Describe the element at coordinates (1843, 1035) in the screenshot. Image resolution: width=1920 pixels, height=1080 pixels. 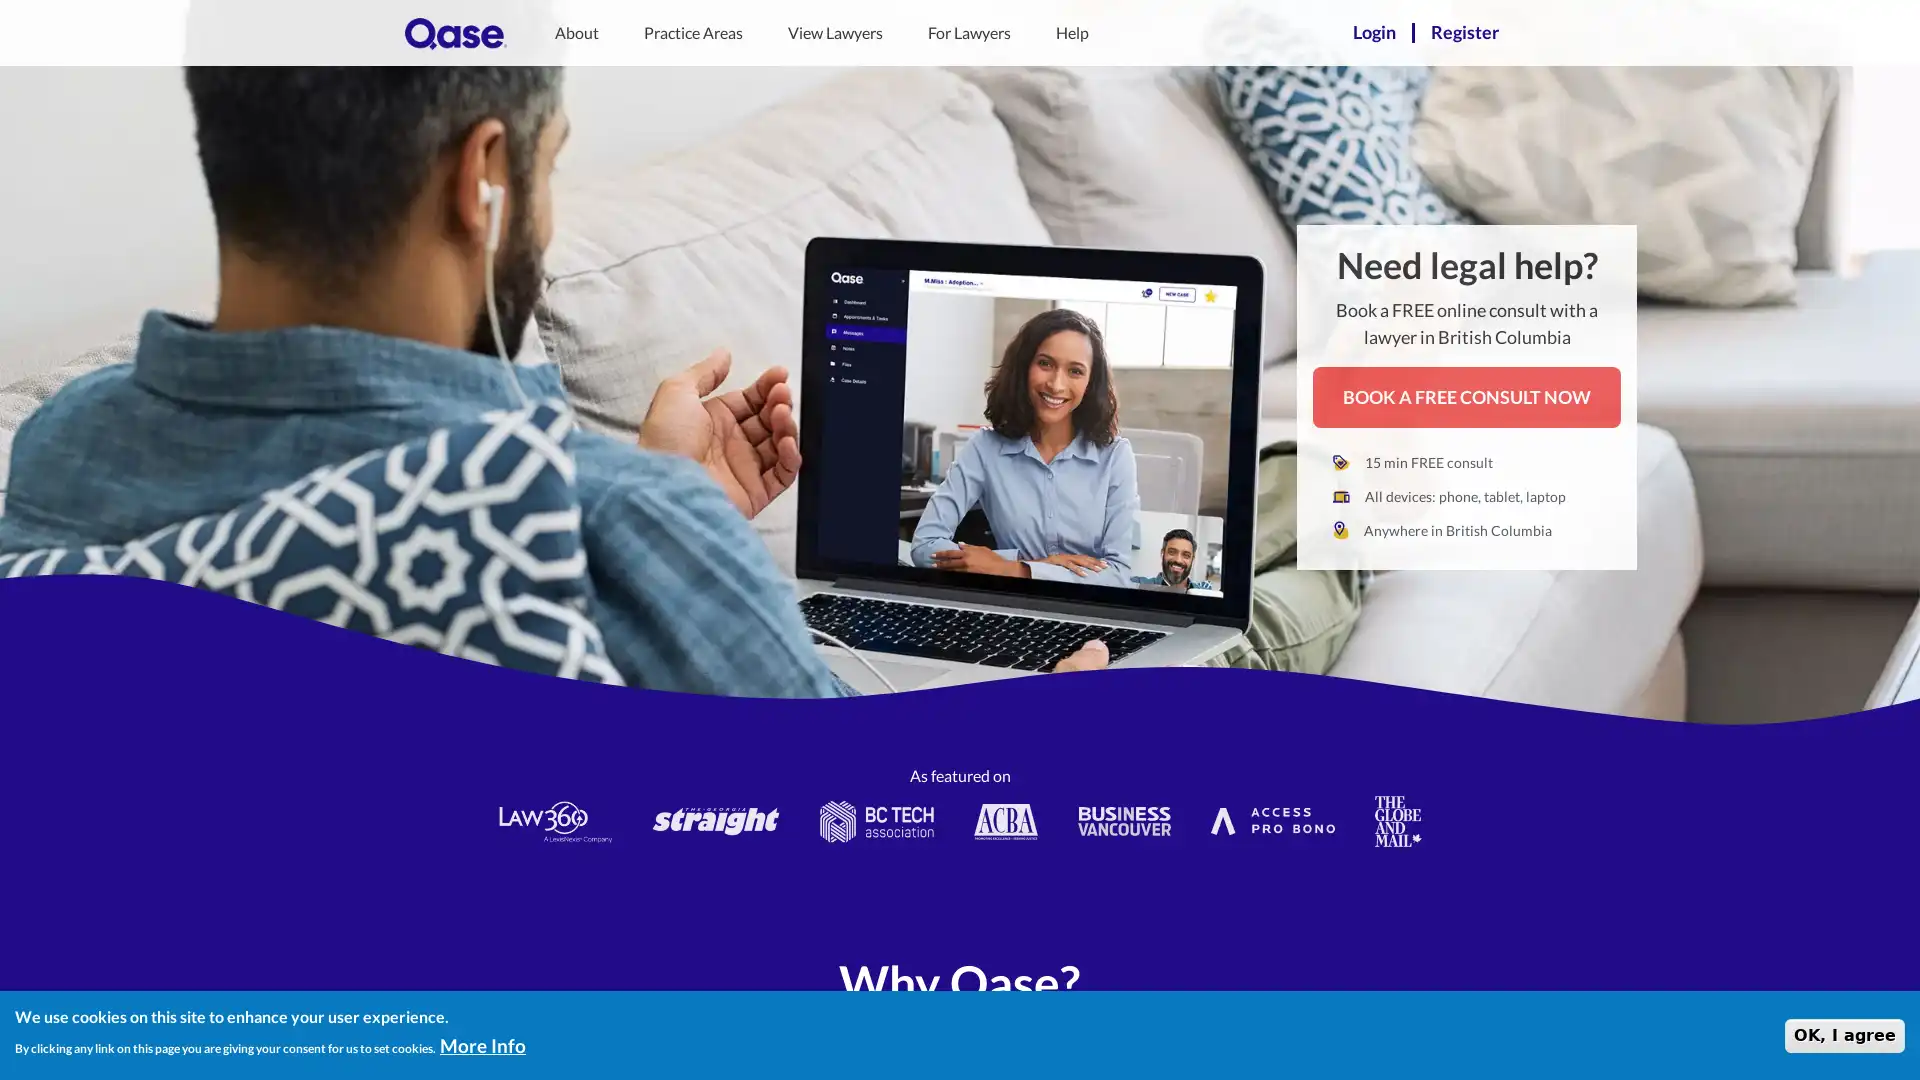
I see `OK, I agree` at that location.